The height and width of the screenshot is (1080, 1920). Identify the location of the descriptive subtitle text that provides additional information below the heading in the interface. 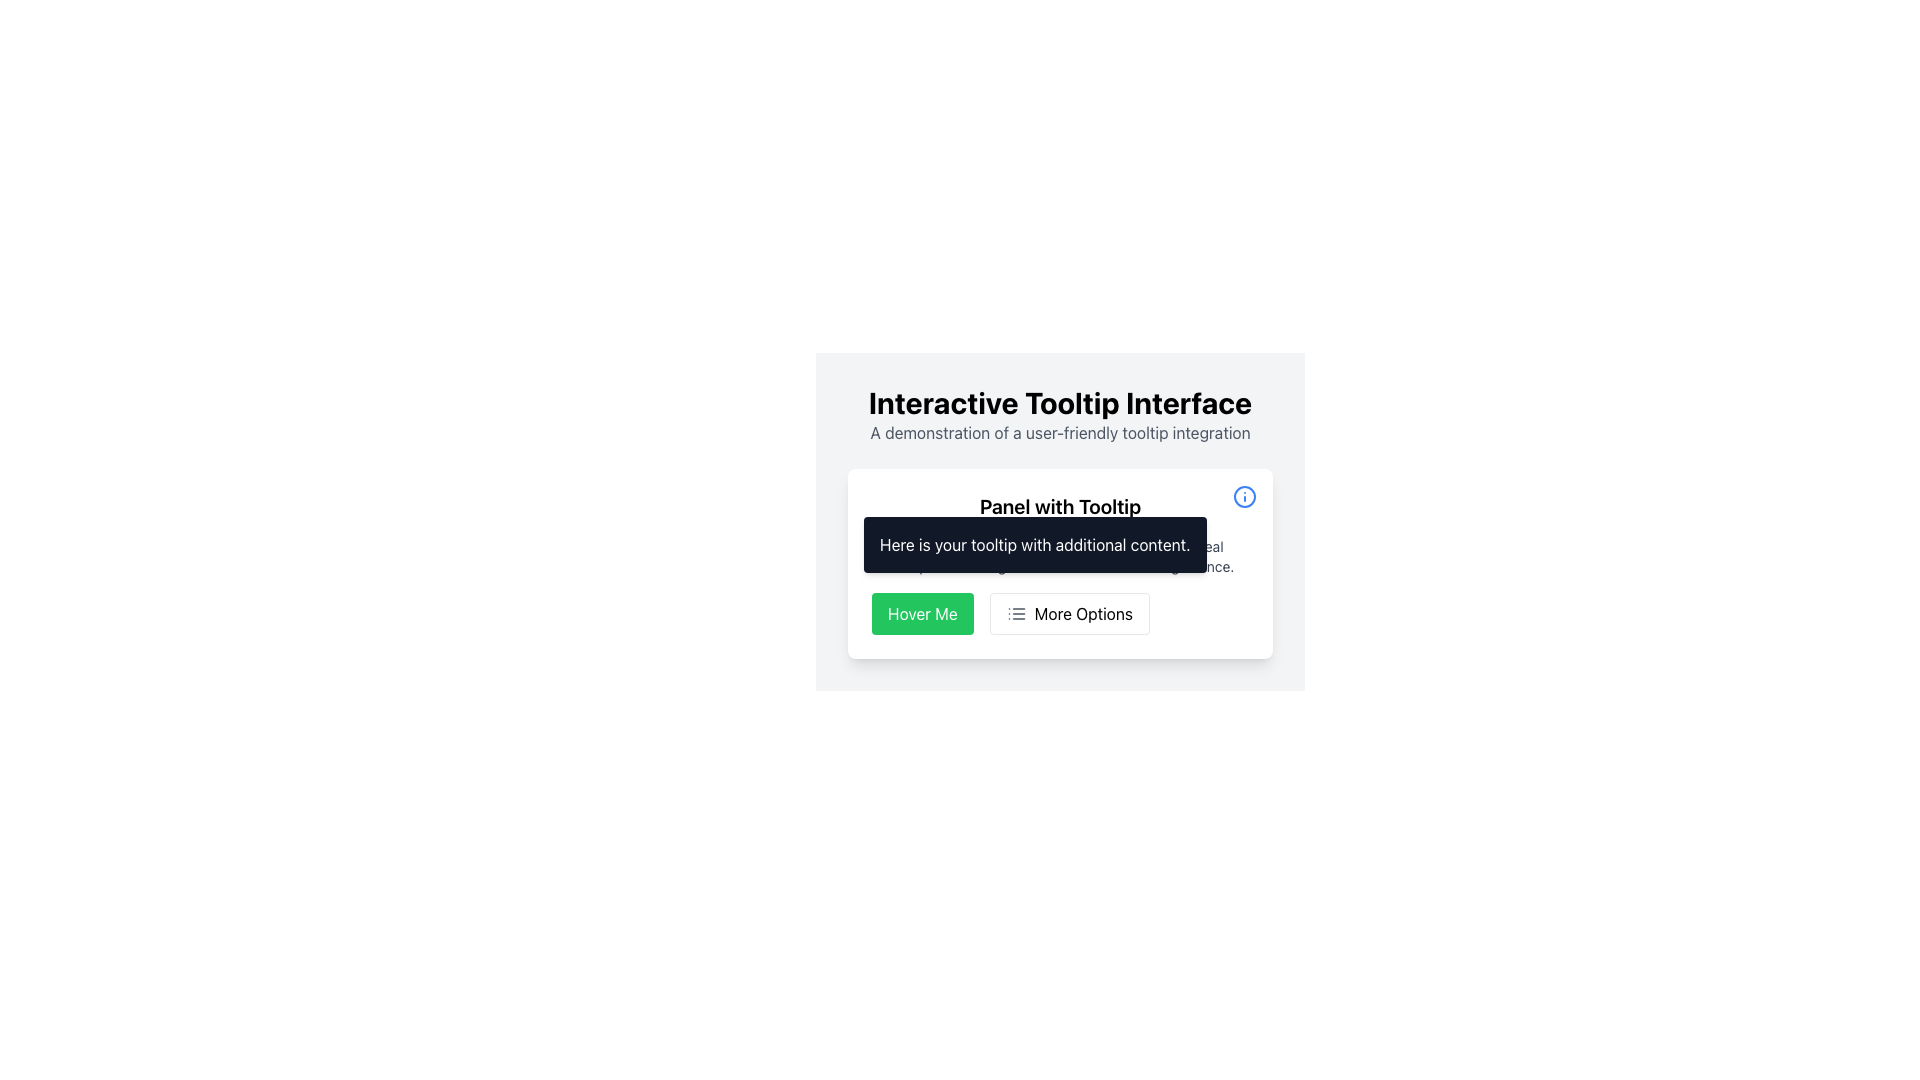
(1059, 431).